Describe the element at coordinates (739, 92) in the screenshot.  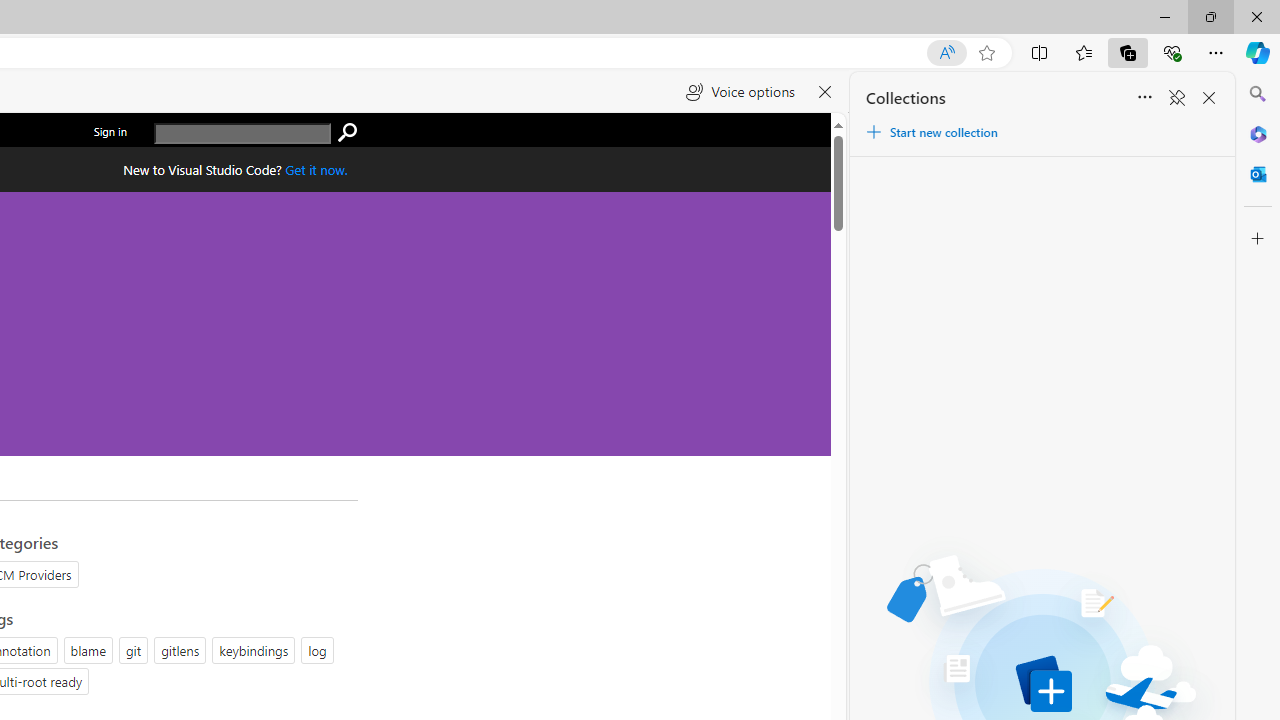
I see `'Voice options'` at that location.